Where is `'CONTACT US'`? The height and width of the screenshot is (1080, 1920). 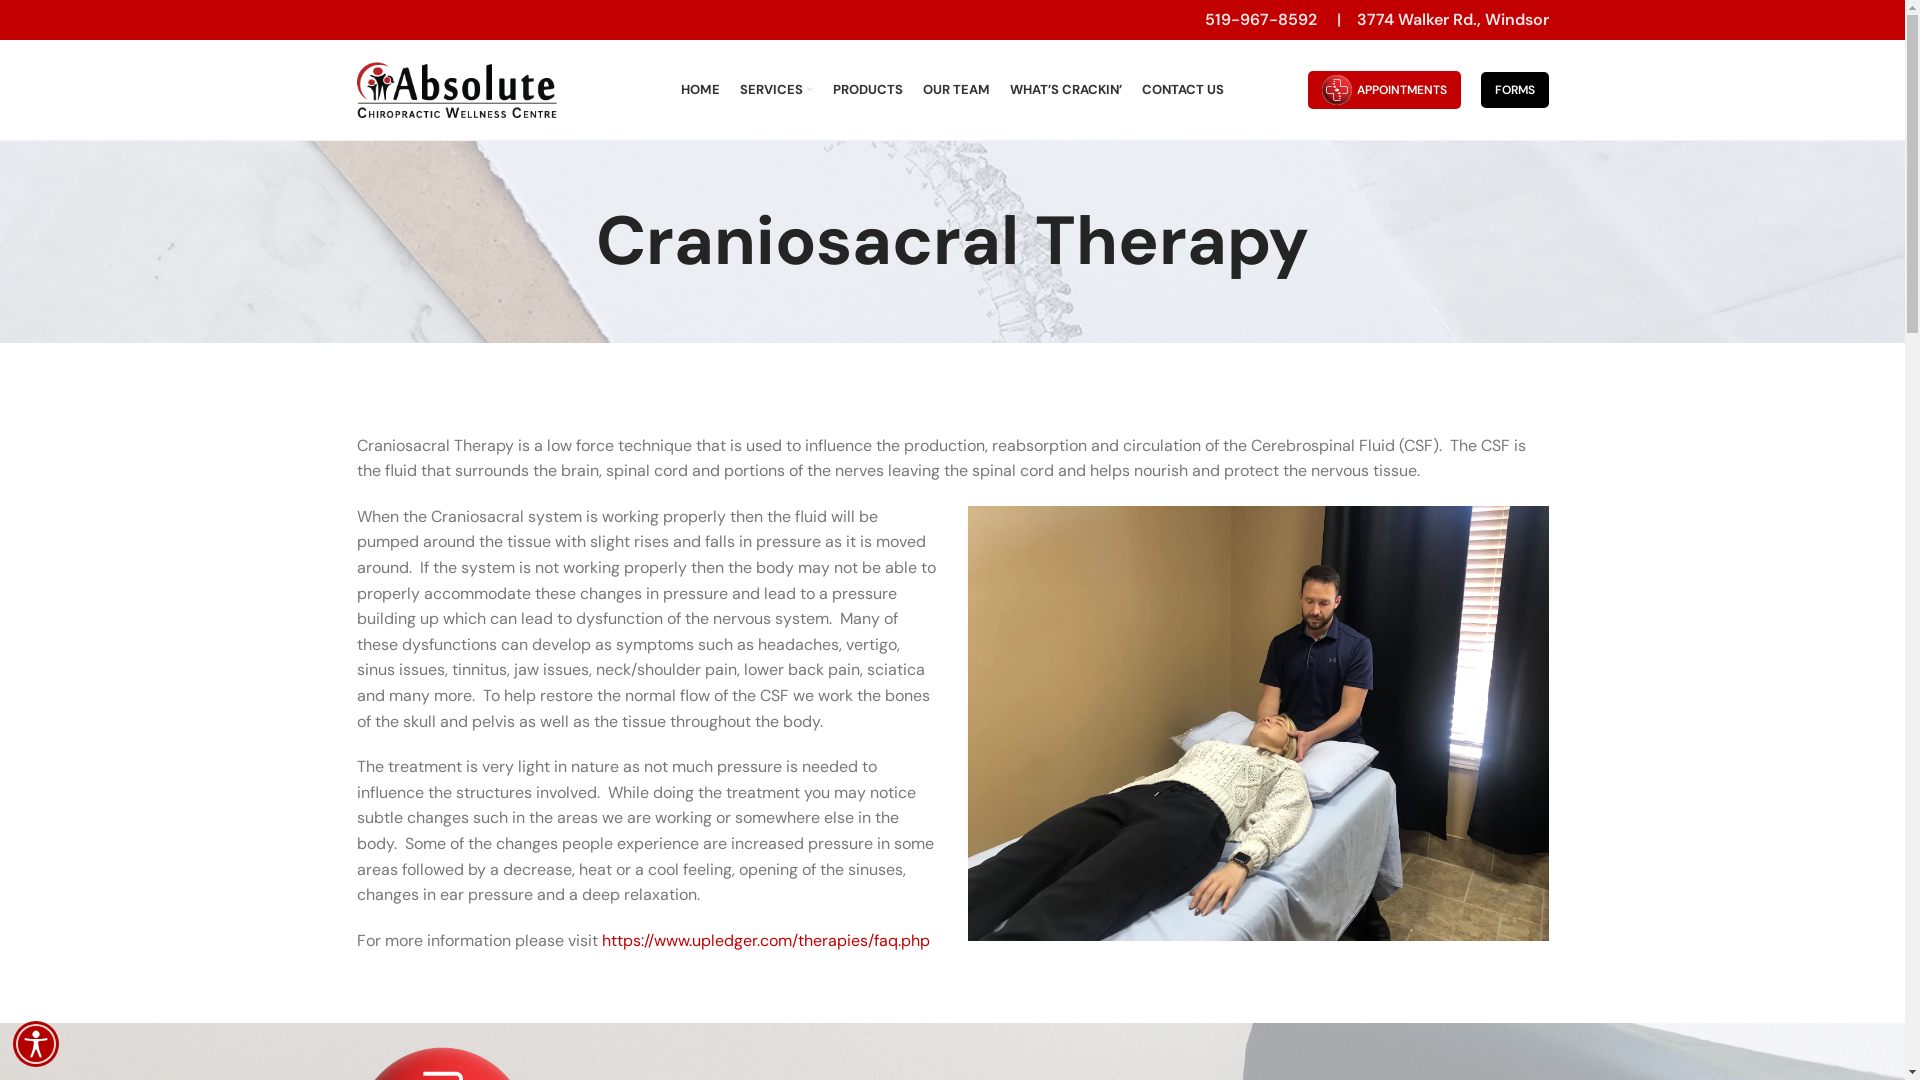 'CONTACT US' is located at coordinates (1142, 88).